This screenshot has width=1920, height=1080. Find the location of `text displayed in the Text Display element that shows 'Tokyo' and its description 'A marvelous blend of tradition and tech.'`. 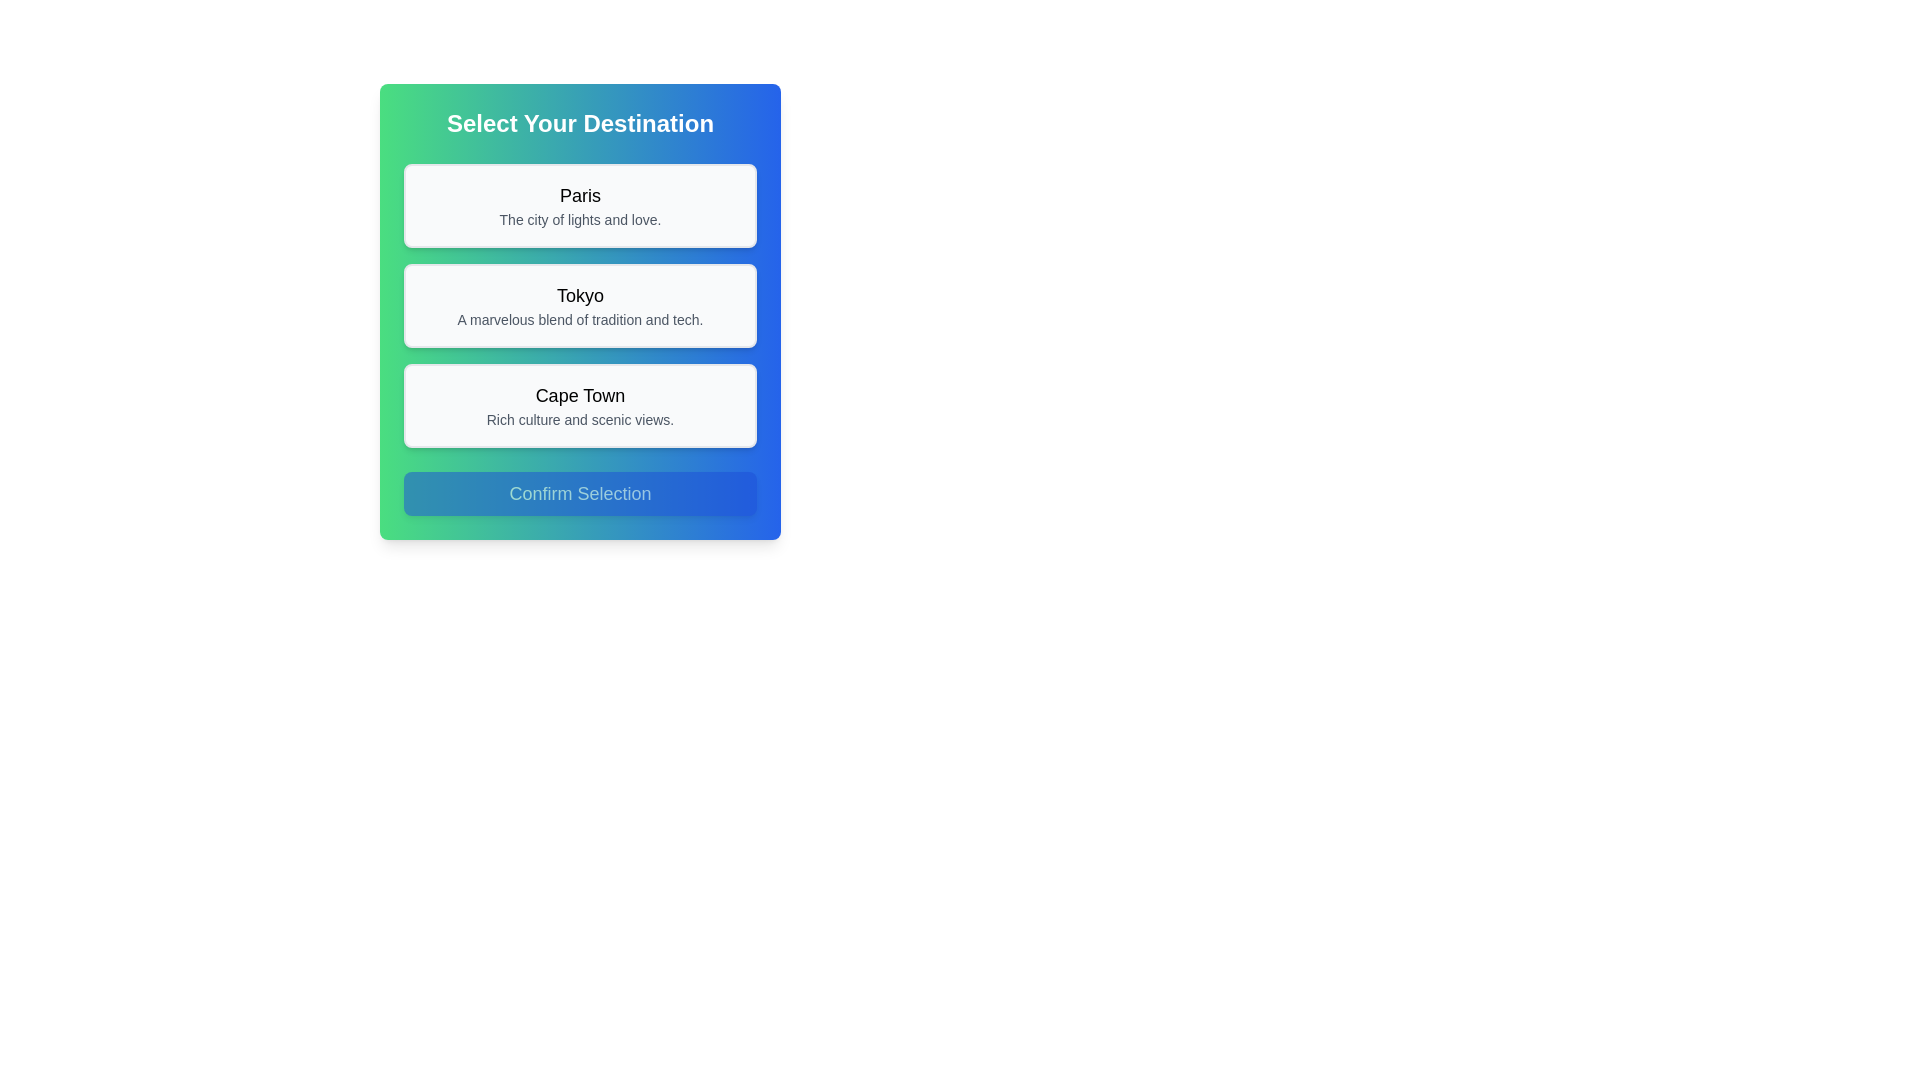

text displayed in the Text Display element that shows 'Tokyo' and its description 'A marvelous blend of tradition and tech.' is located at coordinates (579, 305).